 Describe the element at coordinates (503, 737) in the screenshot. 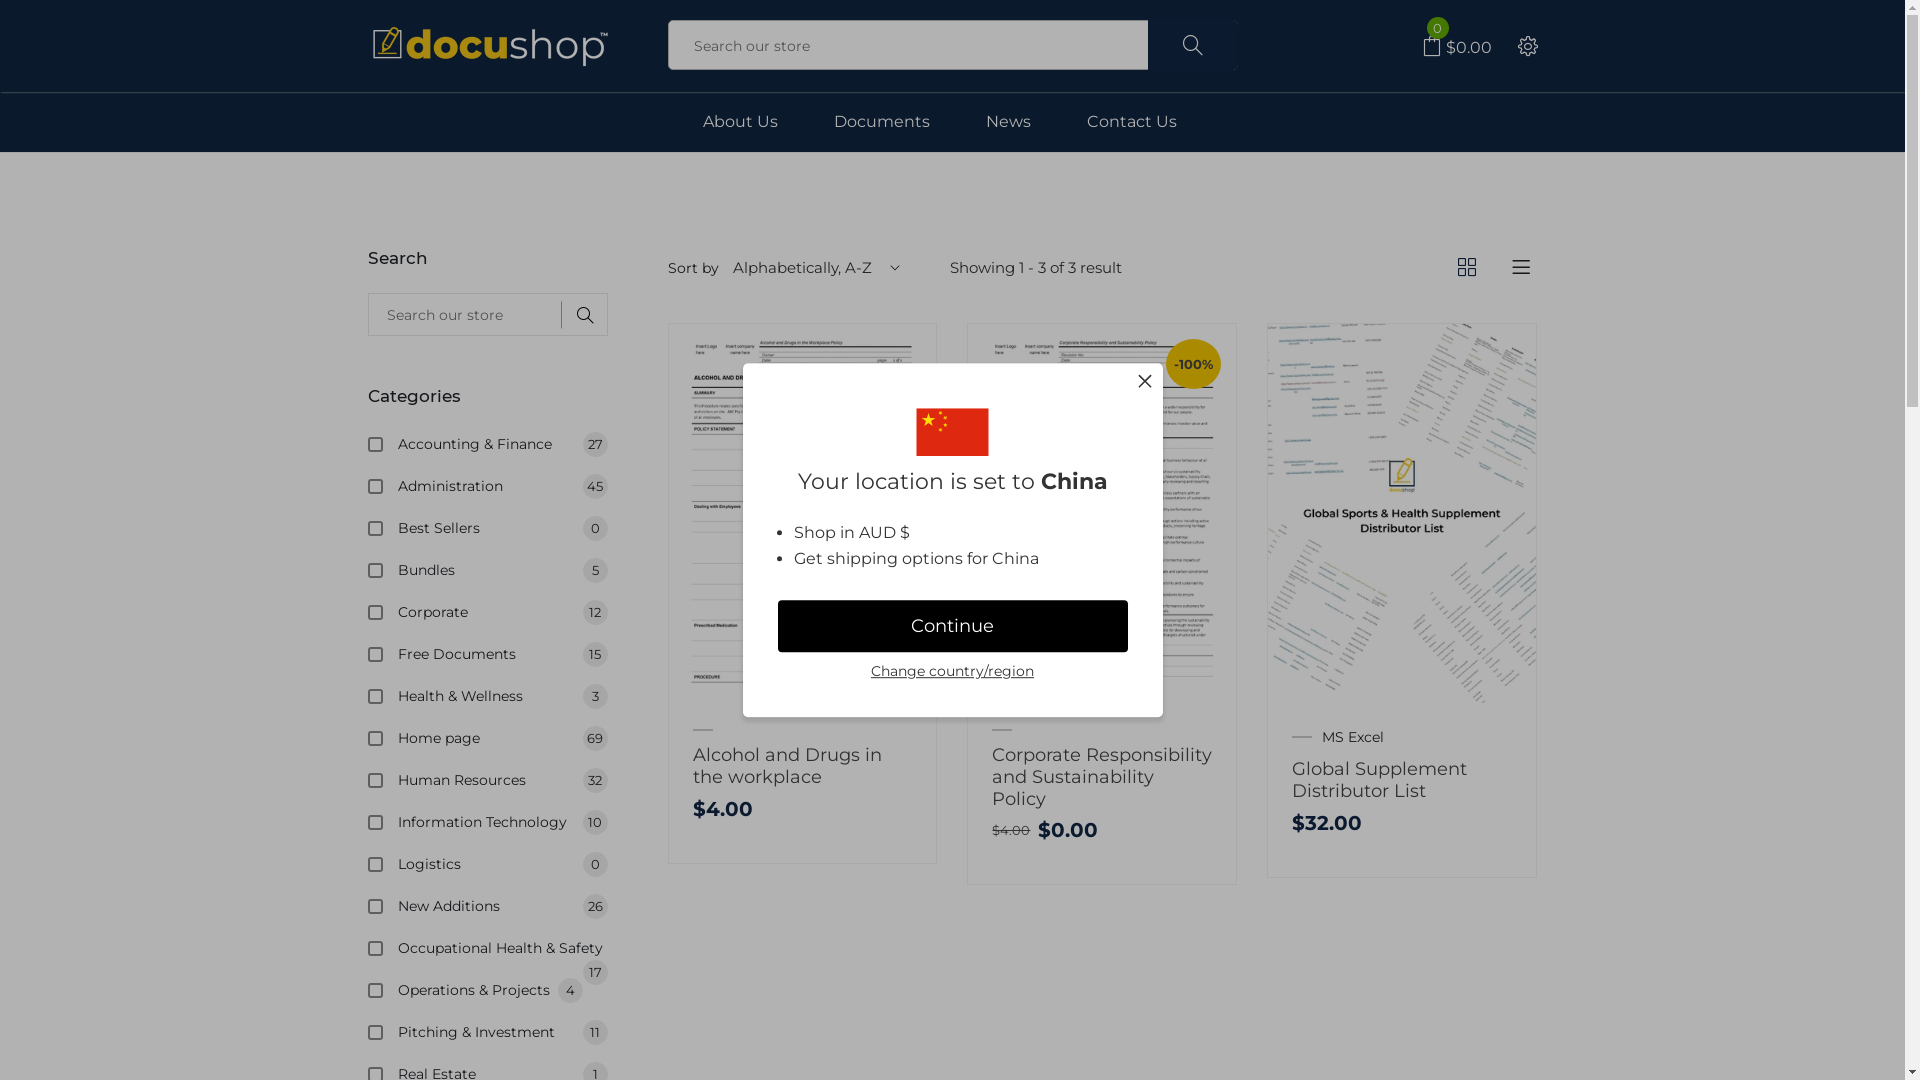

I see `'Home page` at that location.